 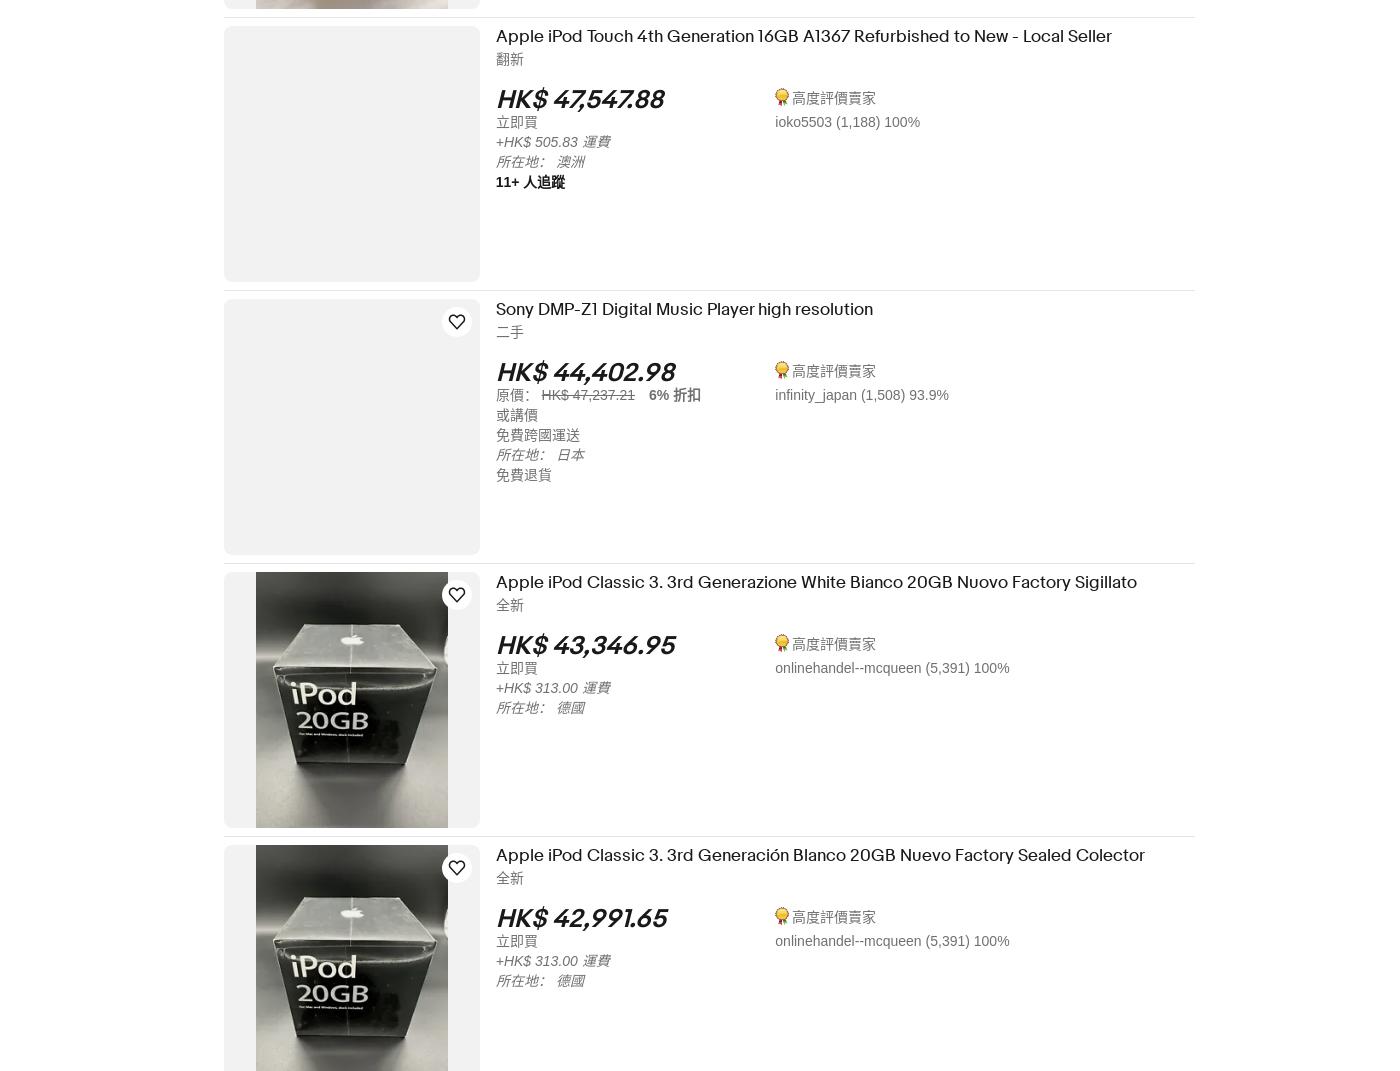 I want to click on 'Apple iPod Touch 4th Generation 16GB A1367 Refurbished to New - Local Seller', so click(x=816, y=35).